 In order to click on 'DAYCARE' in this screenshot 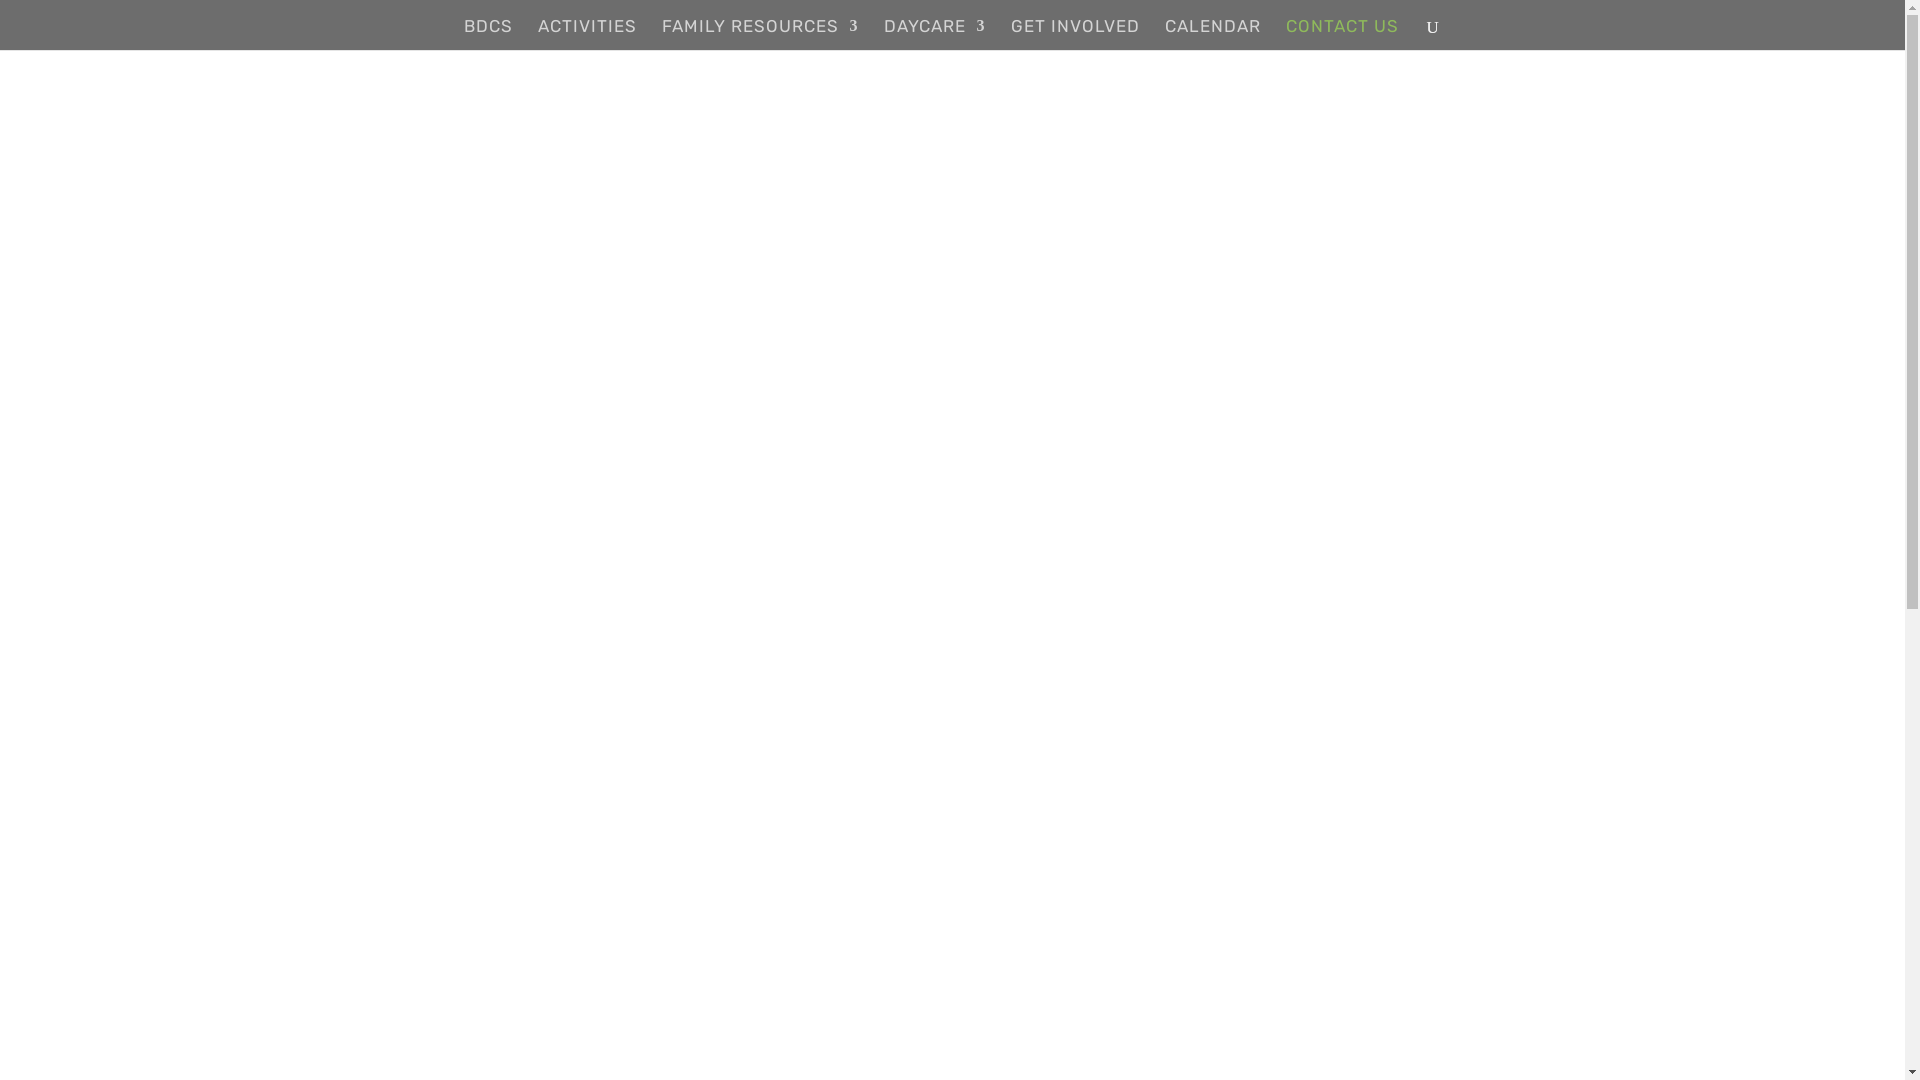, I will do `click(882, 34)`.